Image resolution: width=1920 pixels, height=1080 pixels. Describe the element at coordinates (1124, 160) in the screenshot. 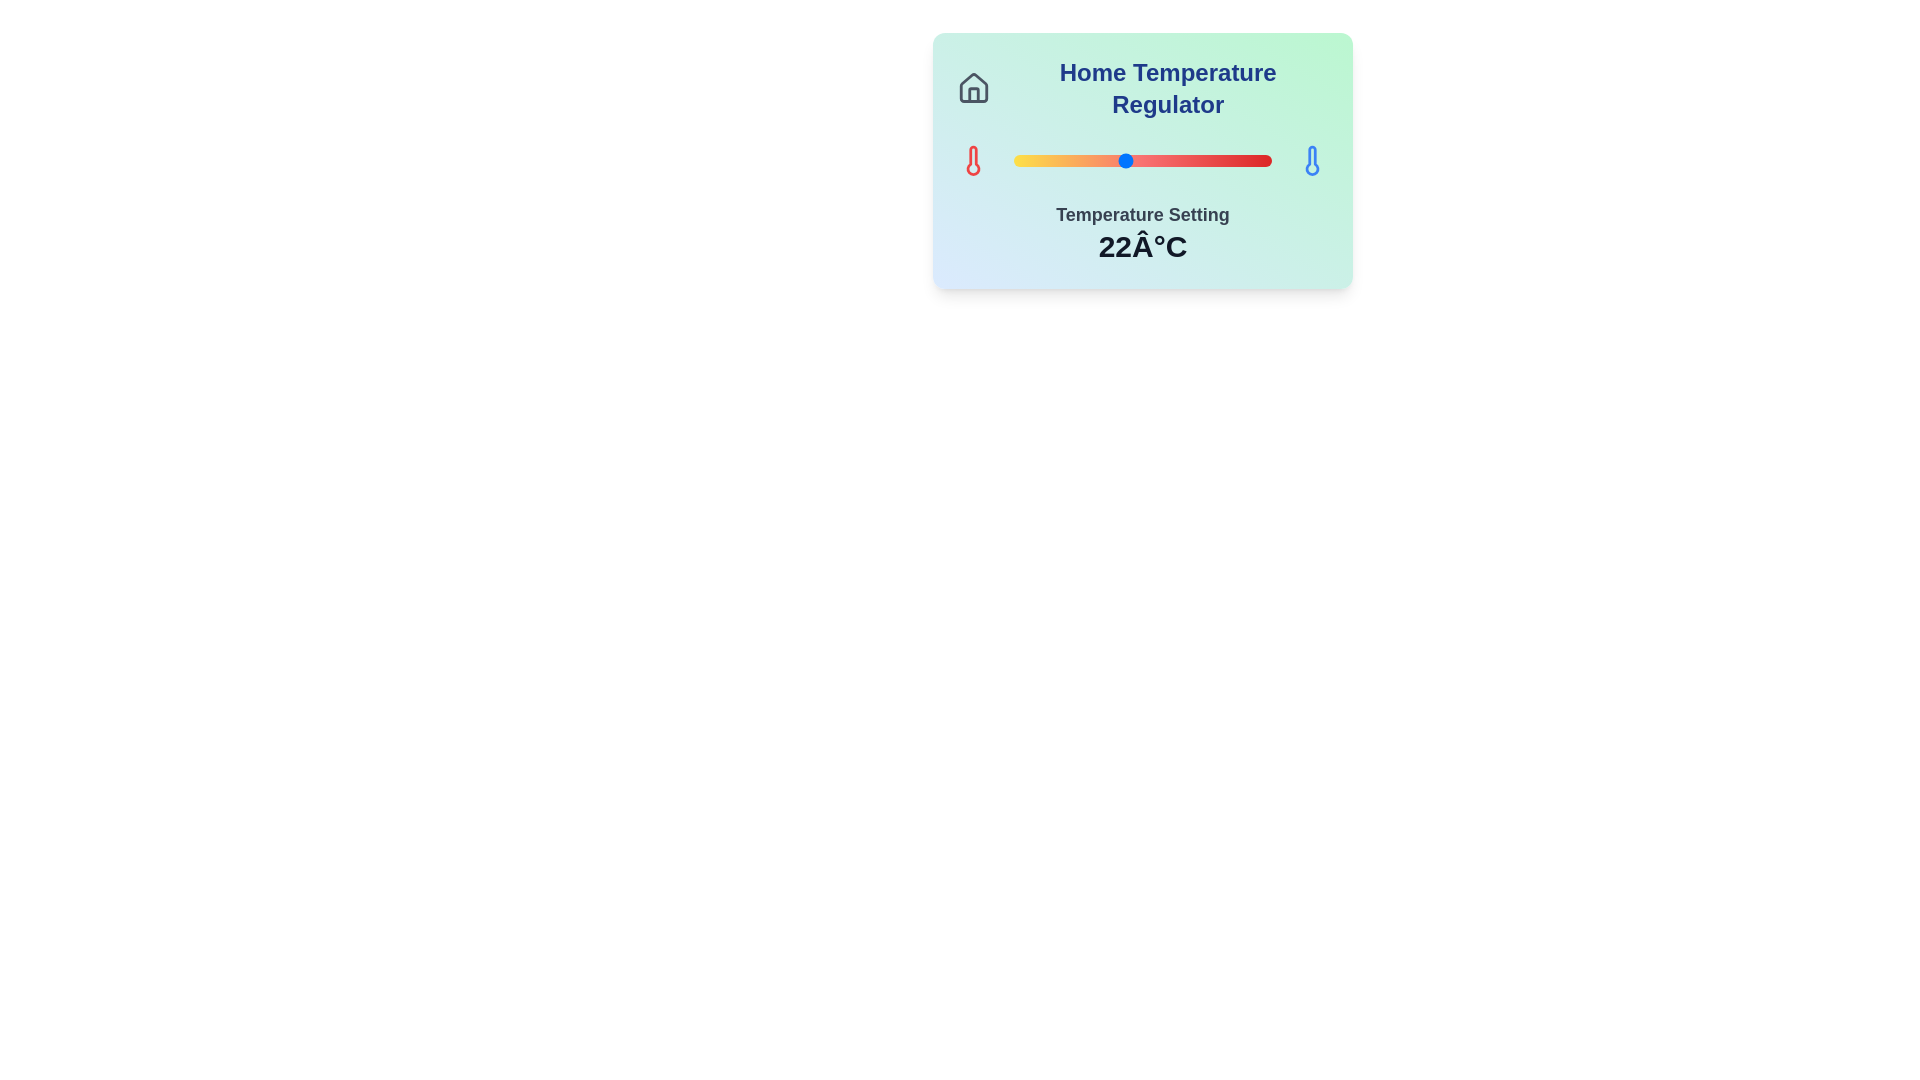

I see `the temperature to 22°C using the slider` at that location.